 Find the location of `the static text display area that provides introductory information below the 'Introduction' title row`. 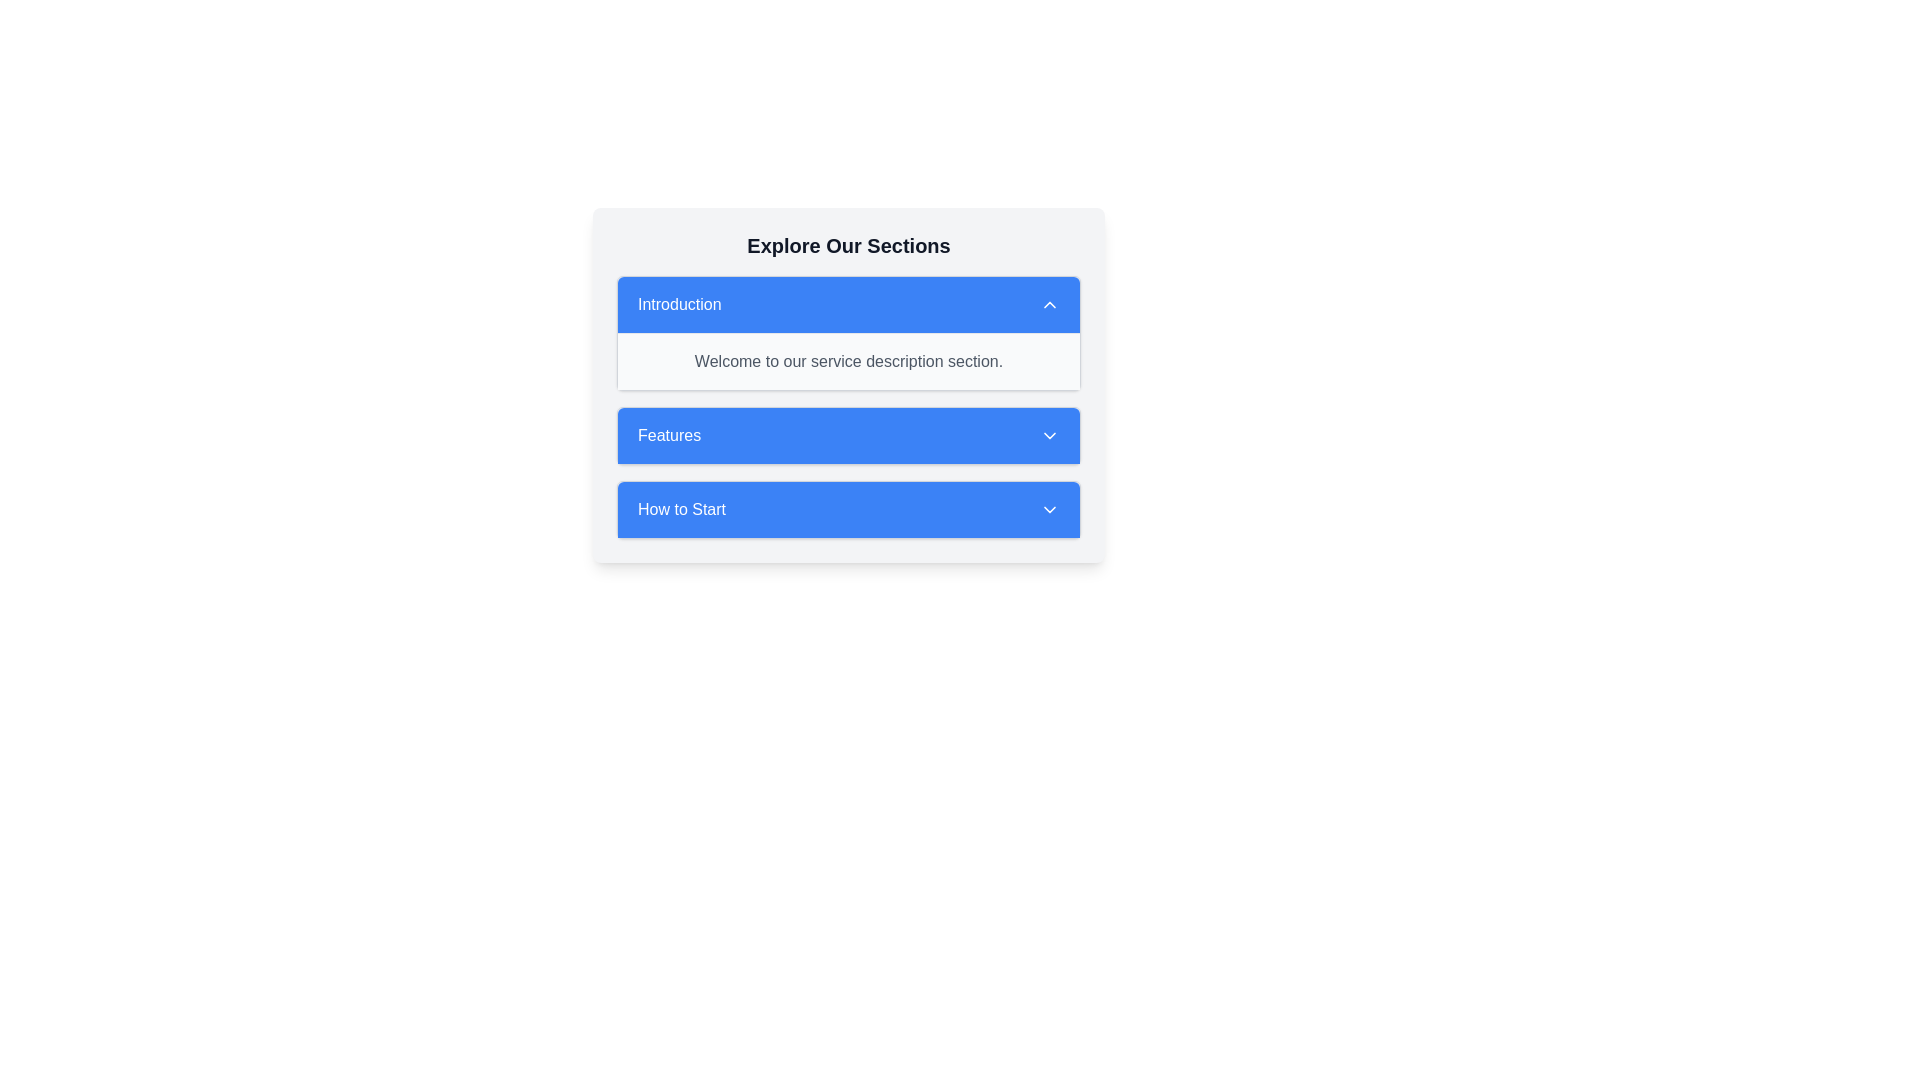

the static text display area that provides introductory information below the 'Introduction' title row is located at coordinates (849, 361).